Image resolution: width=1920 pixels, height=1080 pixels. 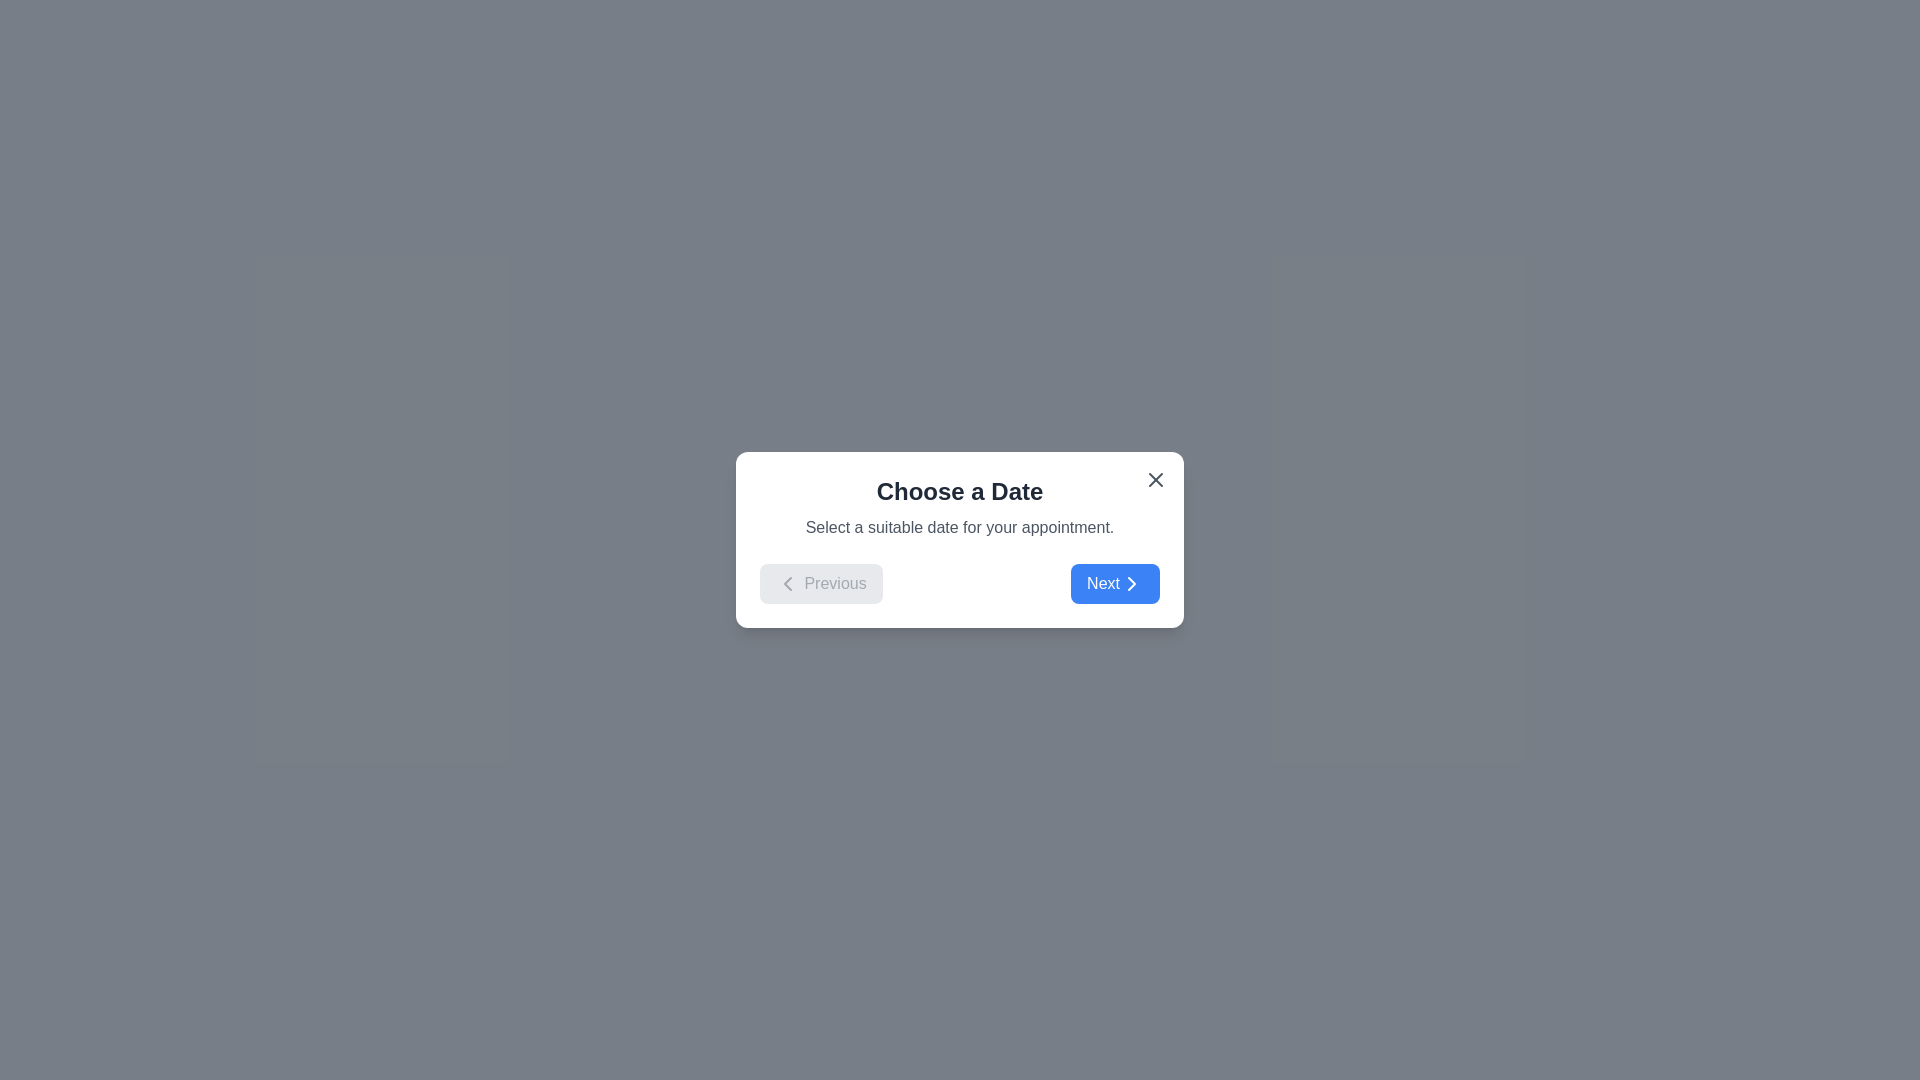 What do you see at coordinates (821, 583) in the screenshot?
I see `the navigation button located on the left side of the modal dialog to move to the previous step in the interface flow` at bounding box center [821, 583].